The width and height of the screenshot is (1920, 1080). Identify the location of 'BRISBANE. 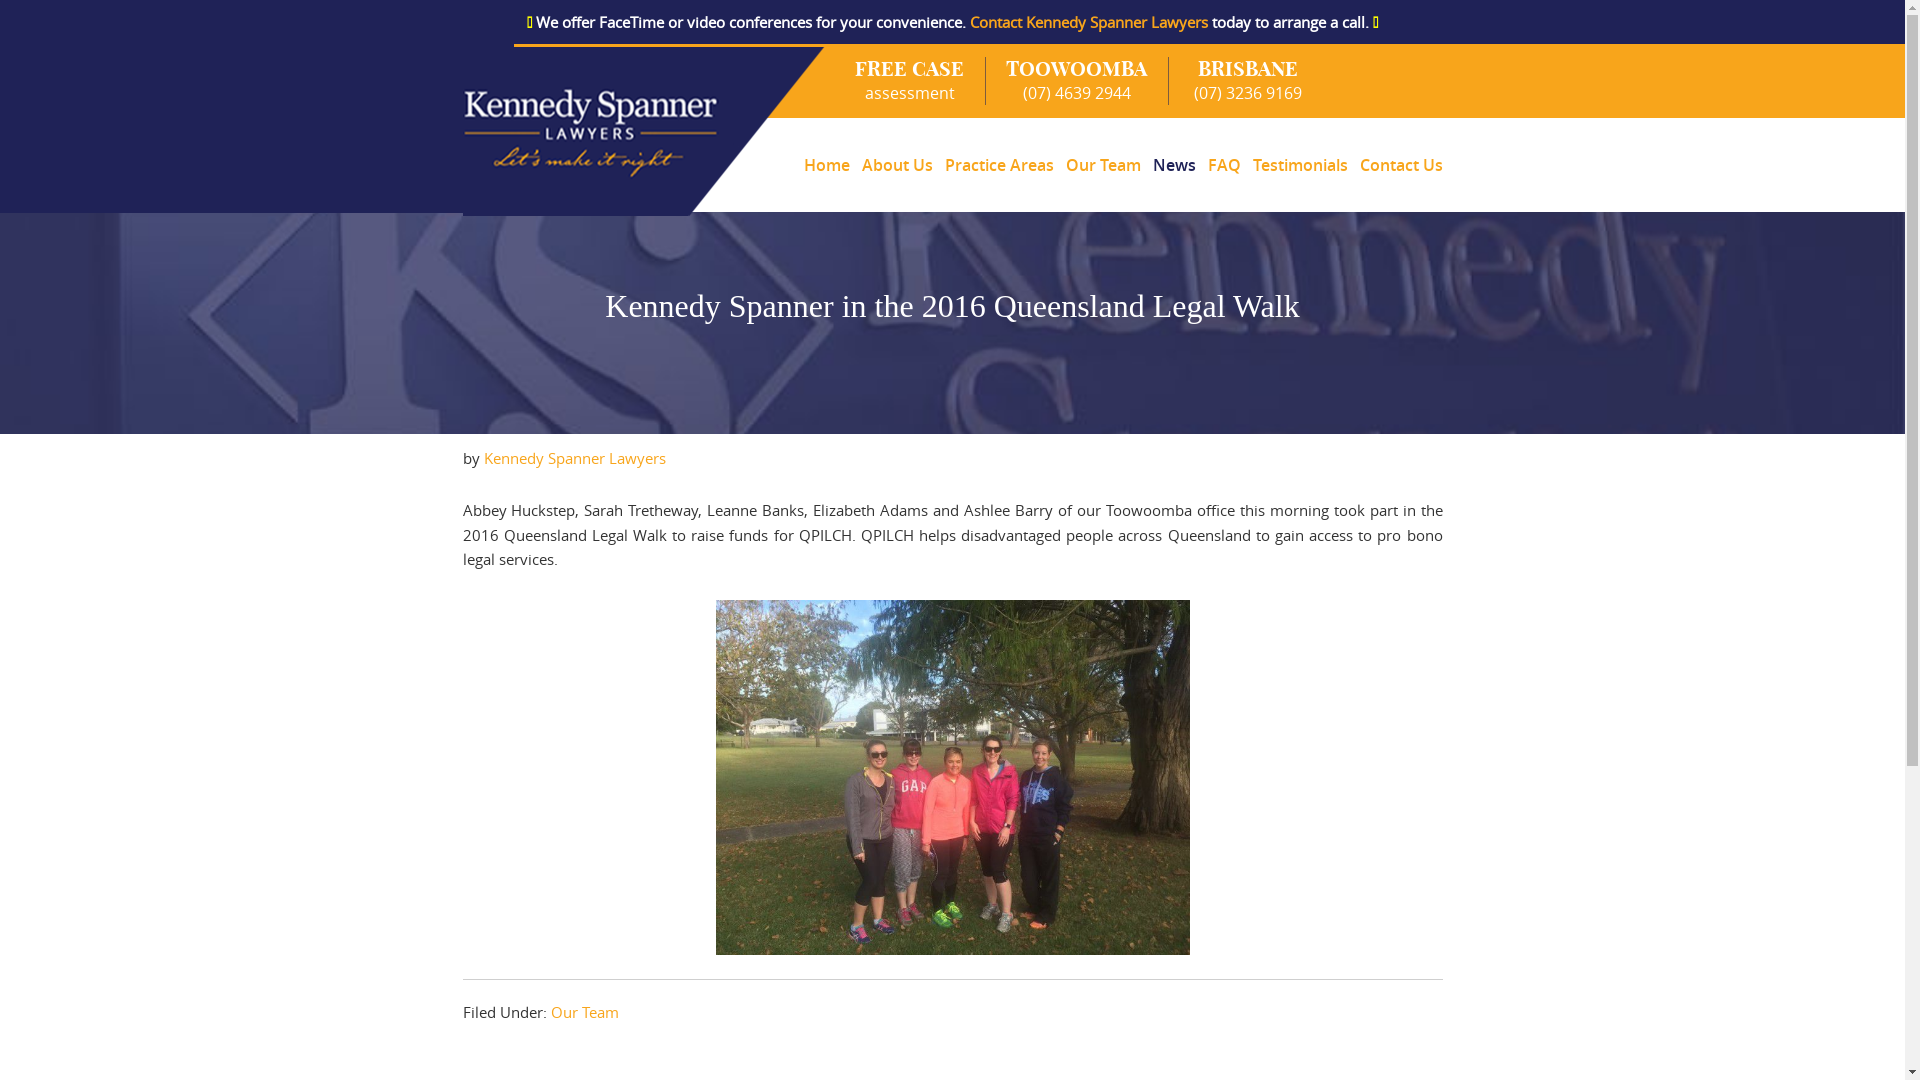
(1169, 80).